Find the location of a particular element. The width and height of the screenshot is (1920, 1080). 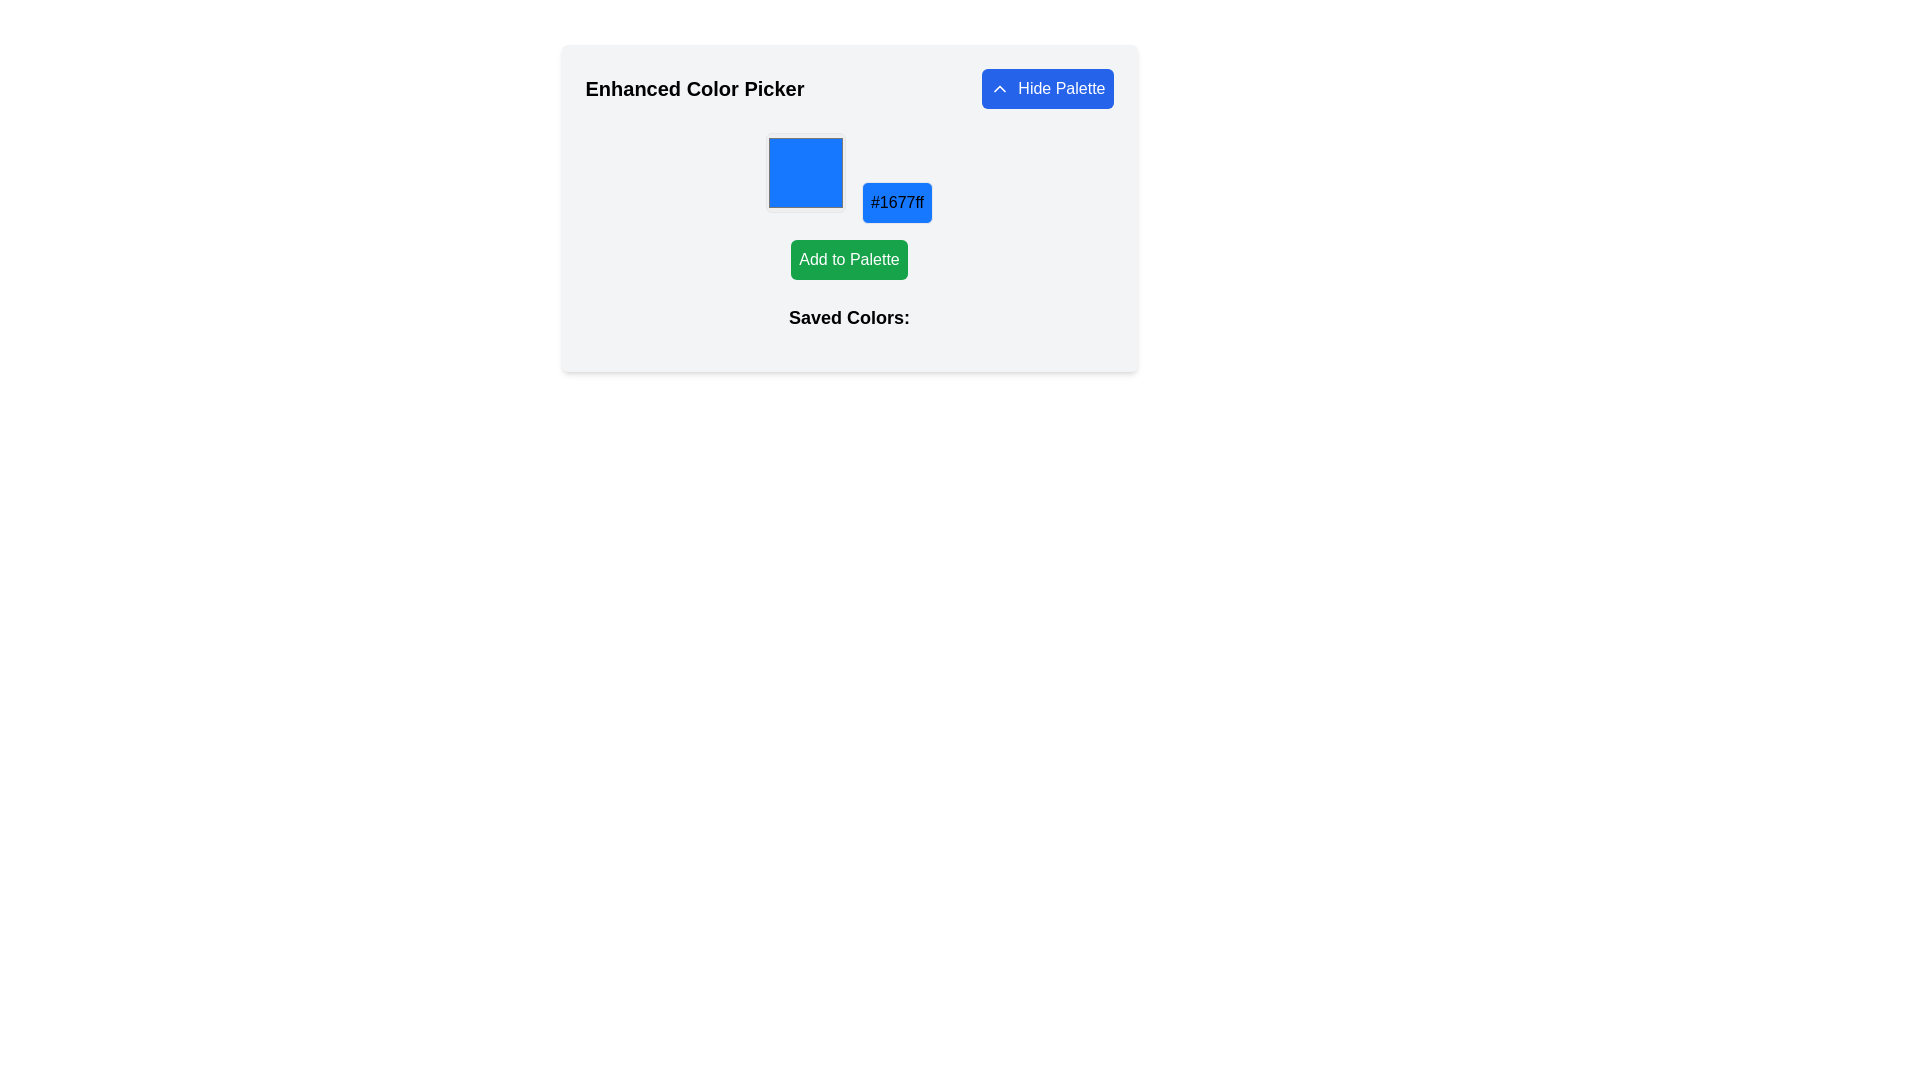

the Text Label that serves as a header for displaying saved colors, located beneath the 'Add to Palette' button is located at coordinates (849, 325).